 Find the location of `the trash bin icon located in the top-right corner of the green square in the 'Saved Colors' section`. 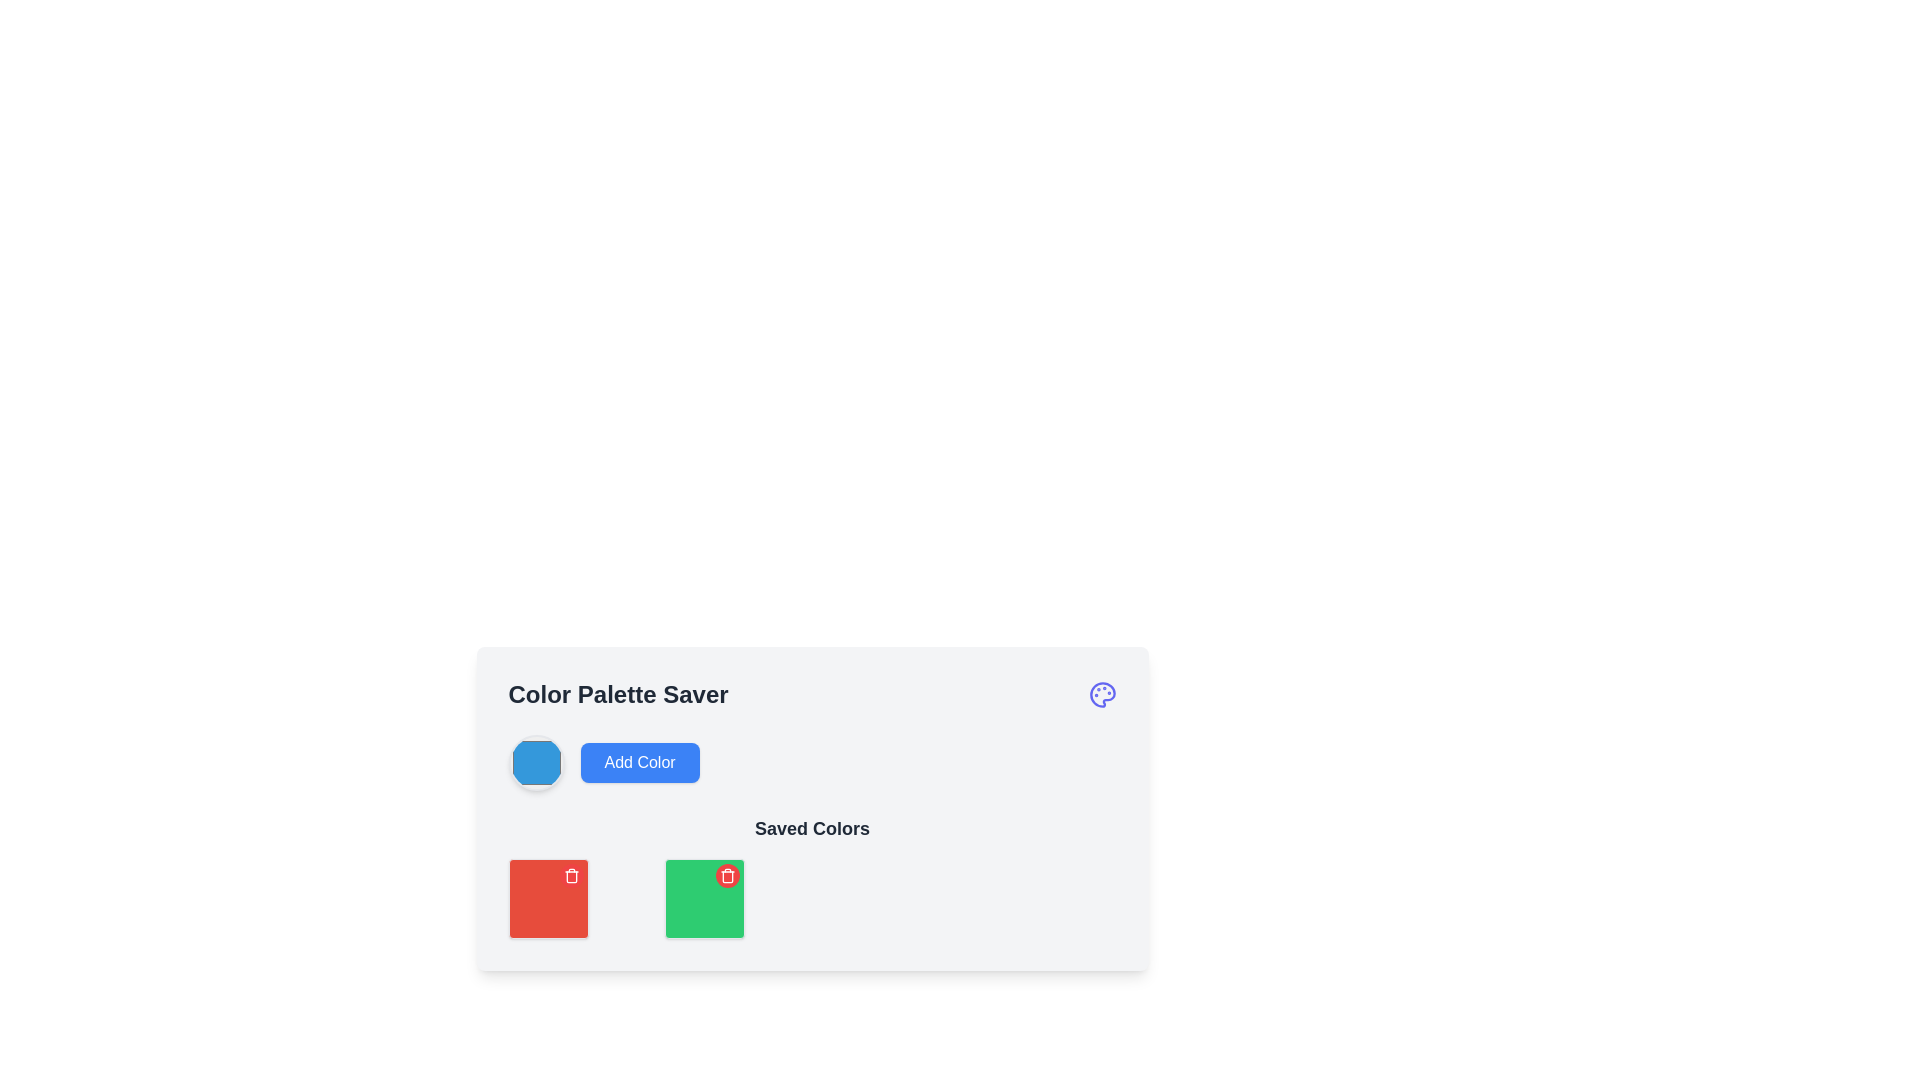

the trash bin icon located in the top-right corner of the green square in the 'Saved Colors' section is located at coordinates (726, 874).